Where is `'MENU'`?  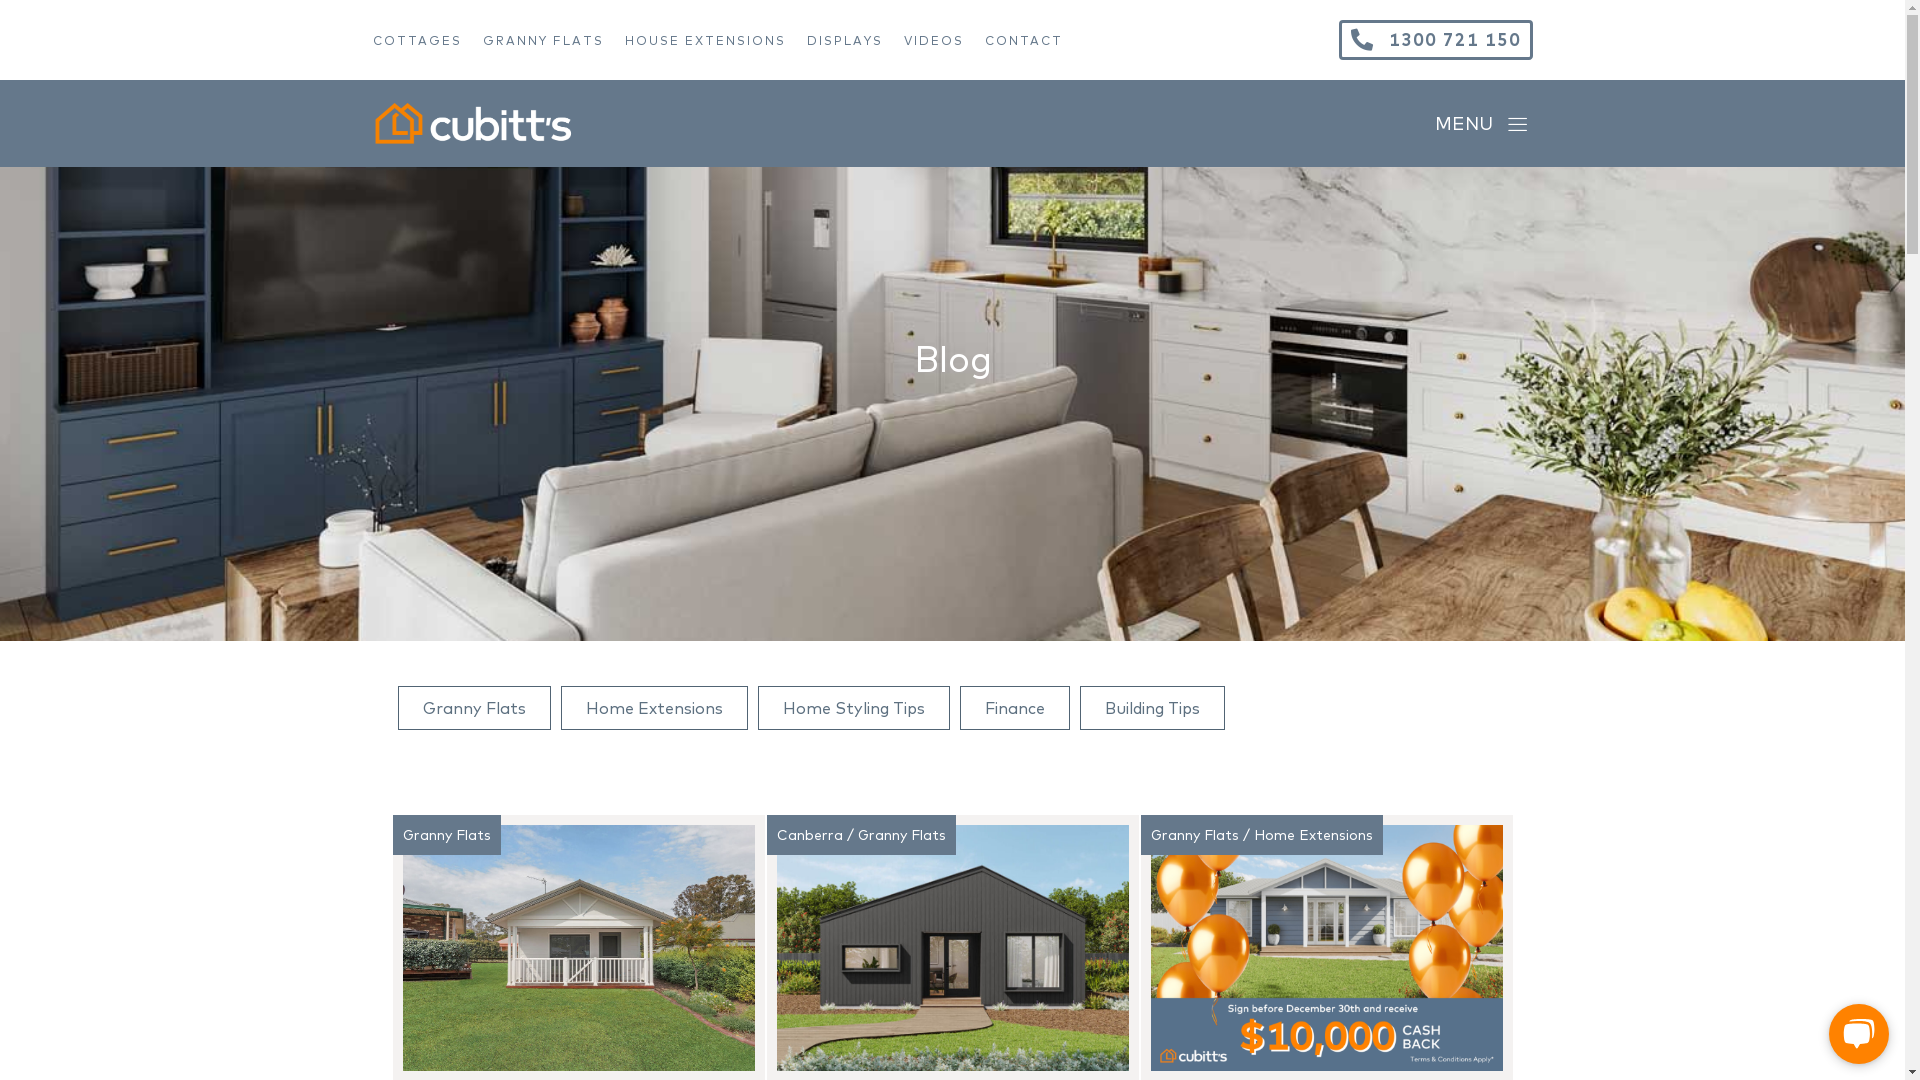
'MENU' is located at coordinates (1481, 123).